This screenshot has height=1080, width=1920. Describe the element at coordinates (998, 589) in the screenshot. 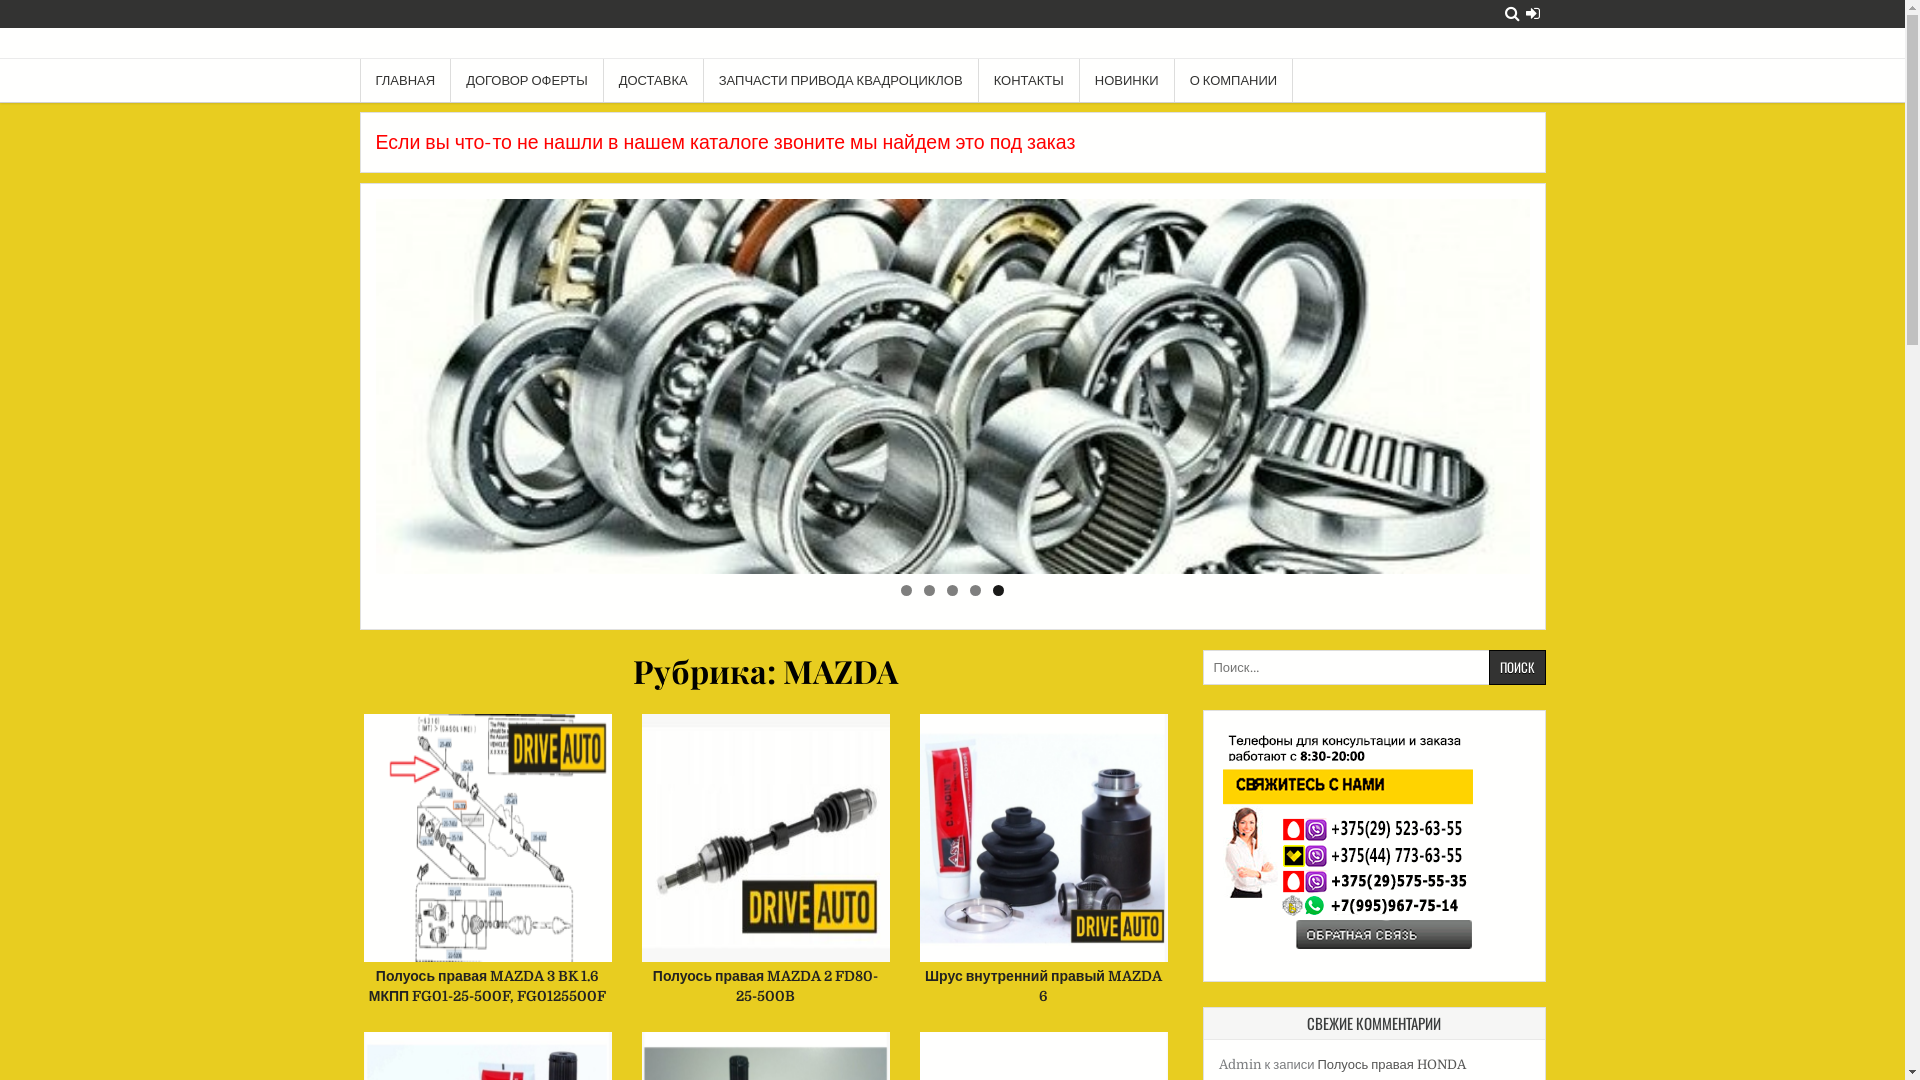

I see `'5'` at that location.